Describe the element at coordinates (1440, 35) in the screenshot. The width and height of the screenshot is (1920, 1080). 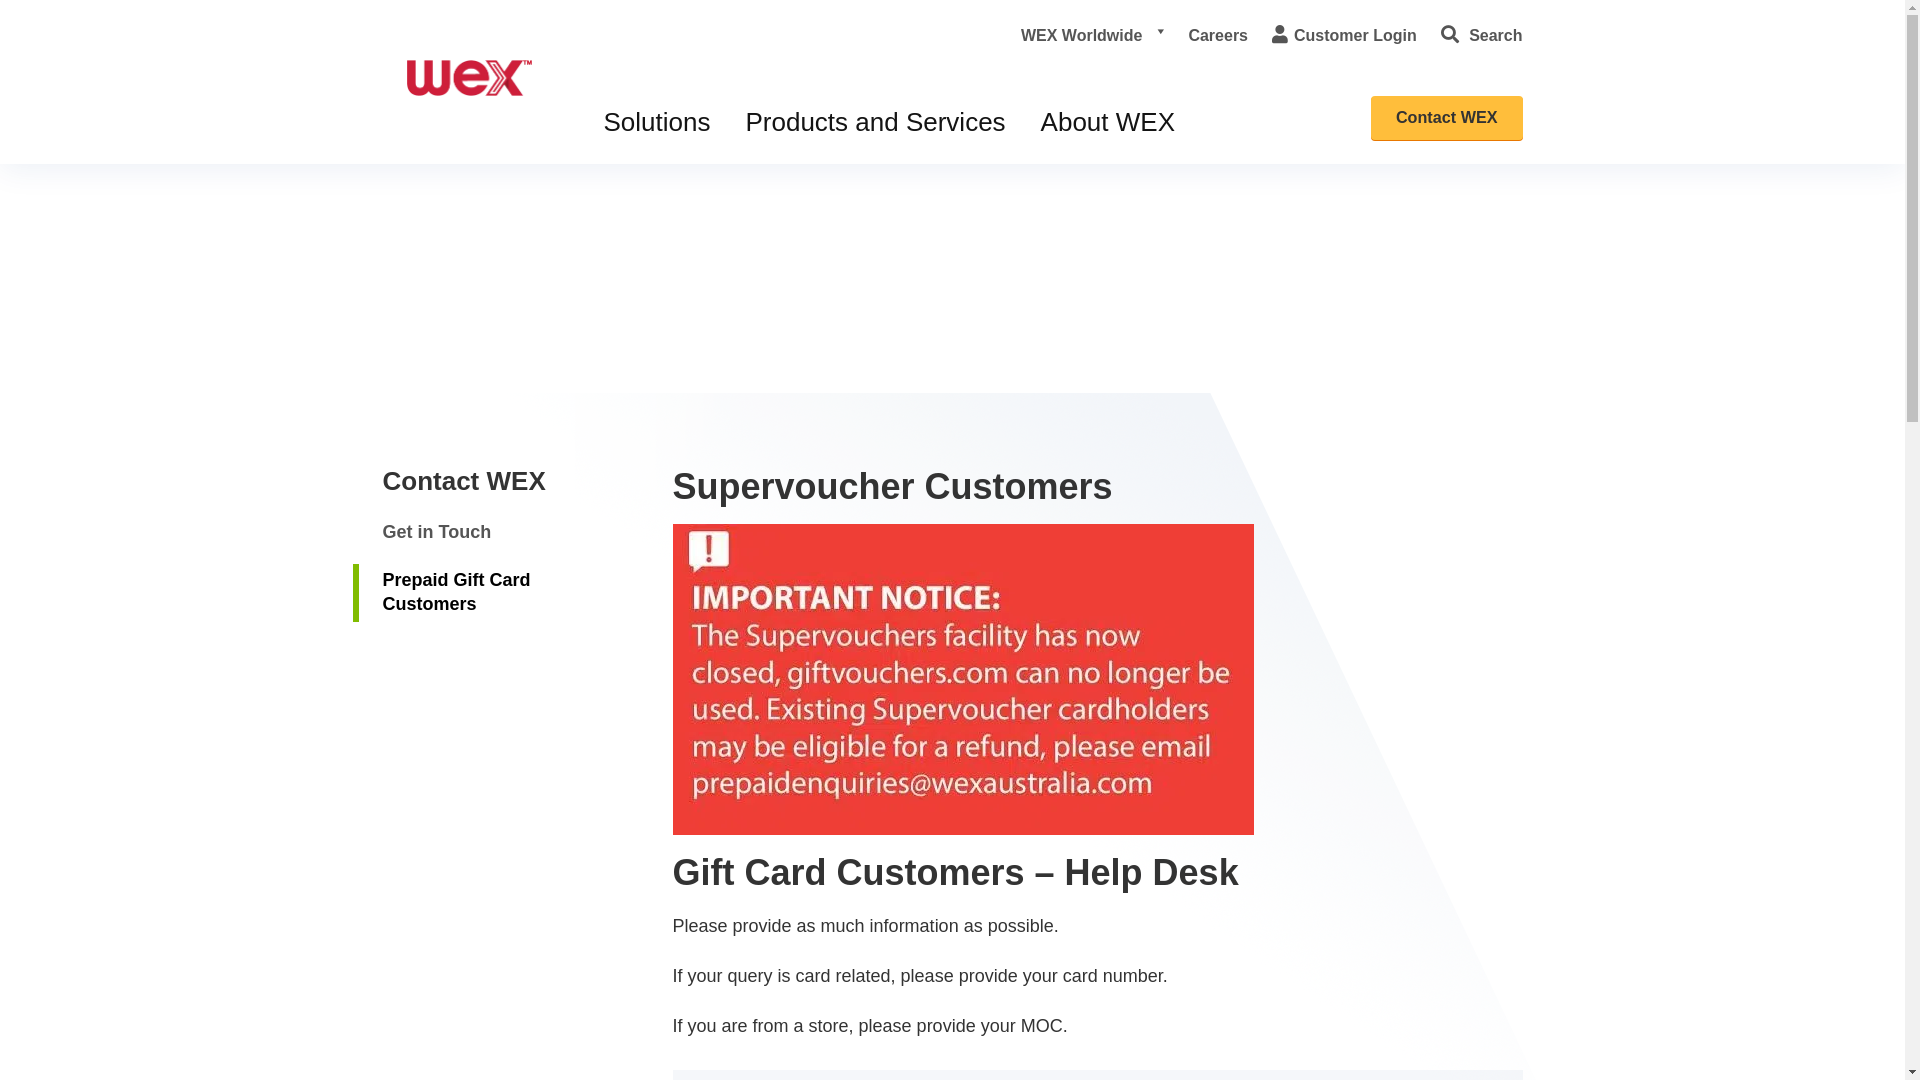
I see `'Search'` at that location.